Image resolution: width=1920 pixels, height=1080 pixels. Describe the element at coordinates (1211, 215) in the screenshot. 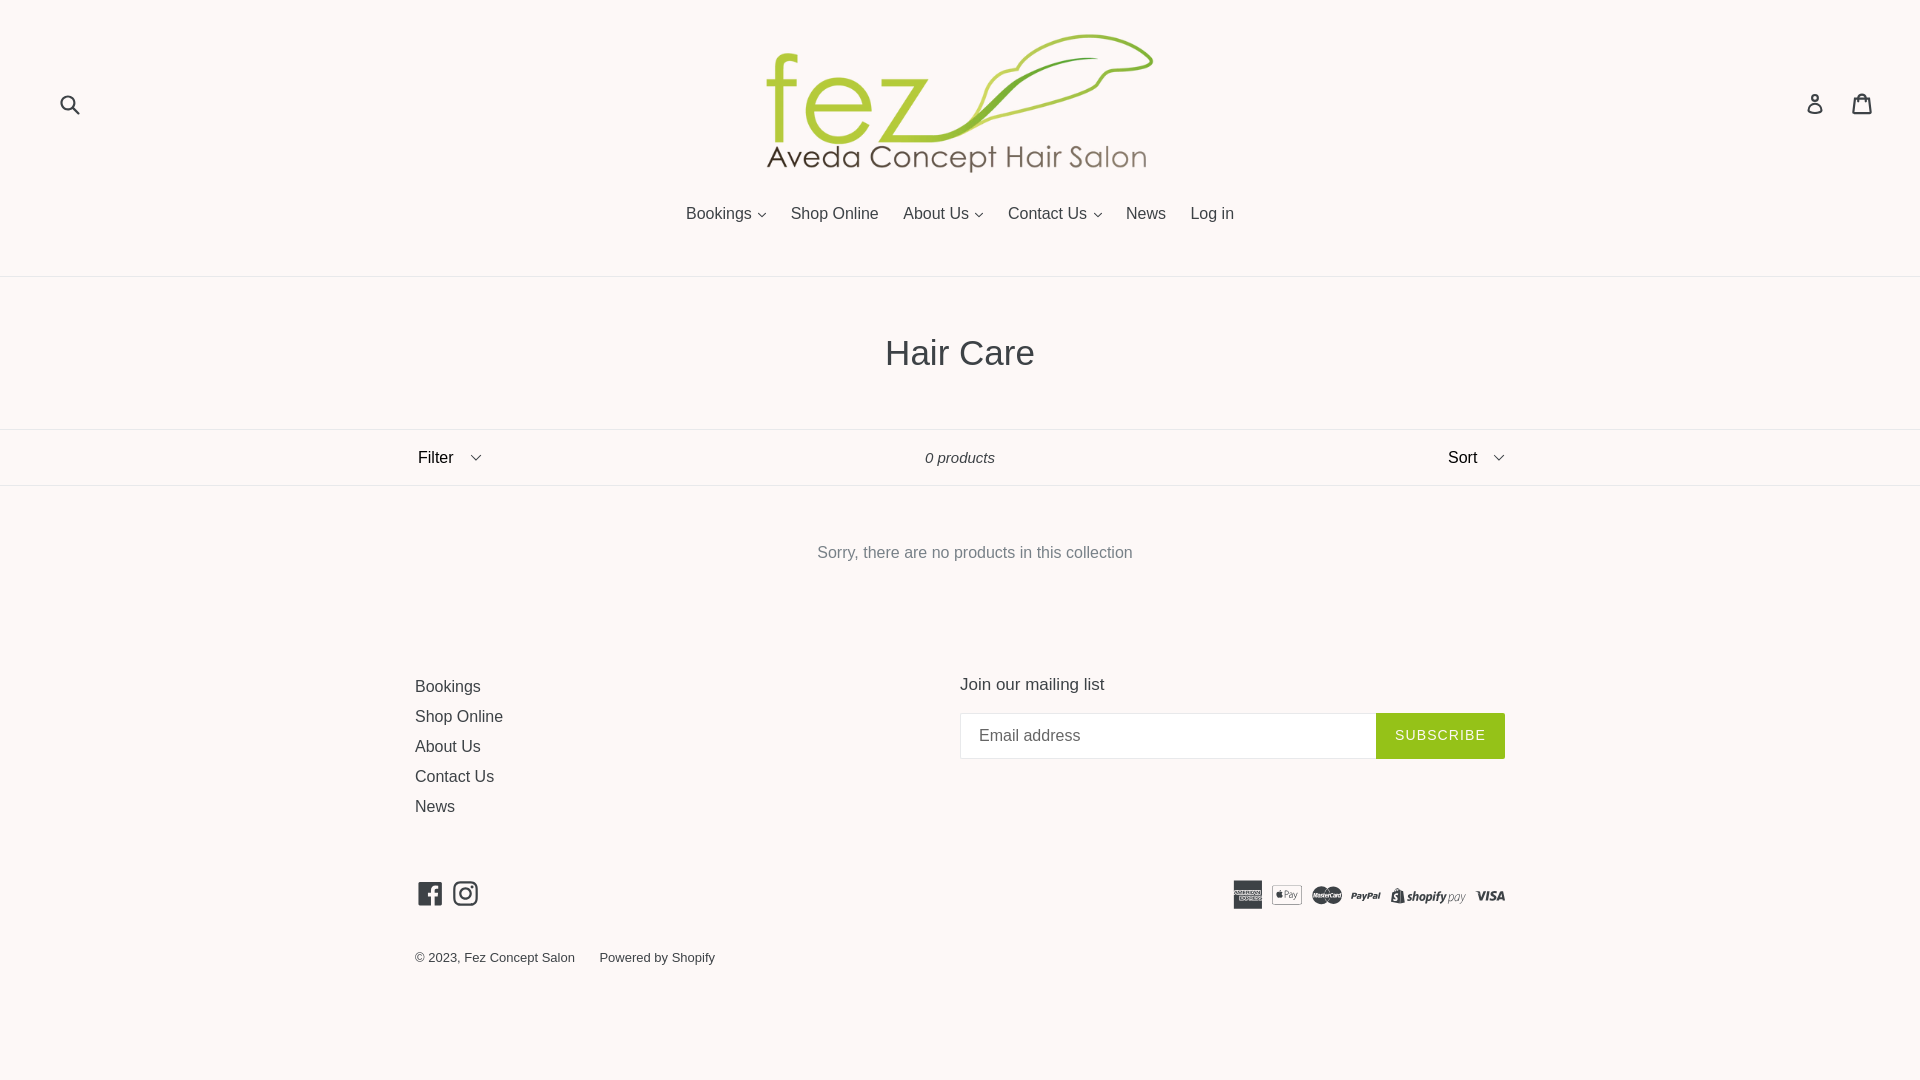

I see `'Log in'` at that location.